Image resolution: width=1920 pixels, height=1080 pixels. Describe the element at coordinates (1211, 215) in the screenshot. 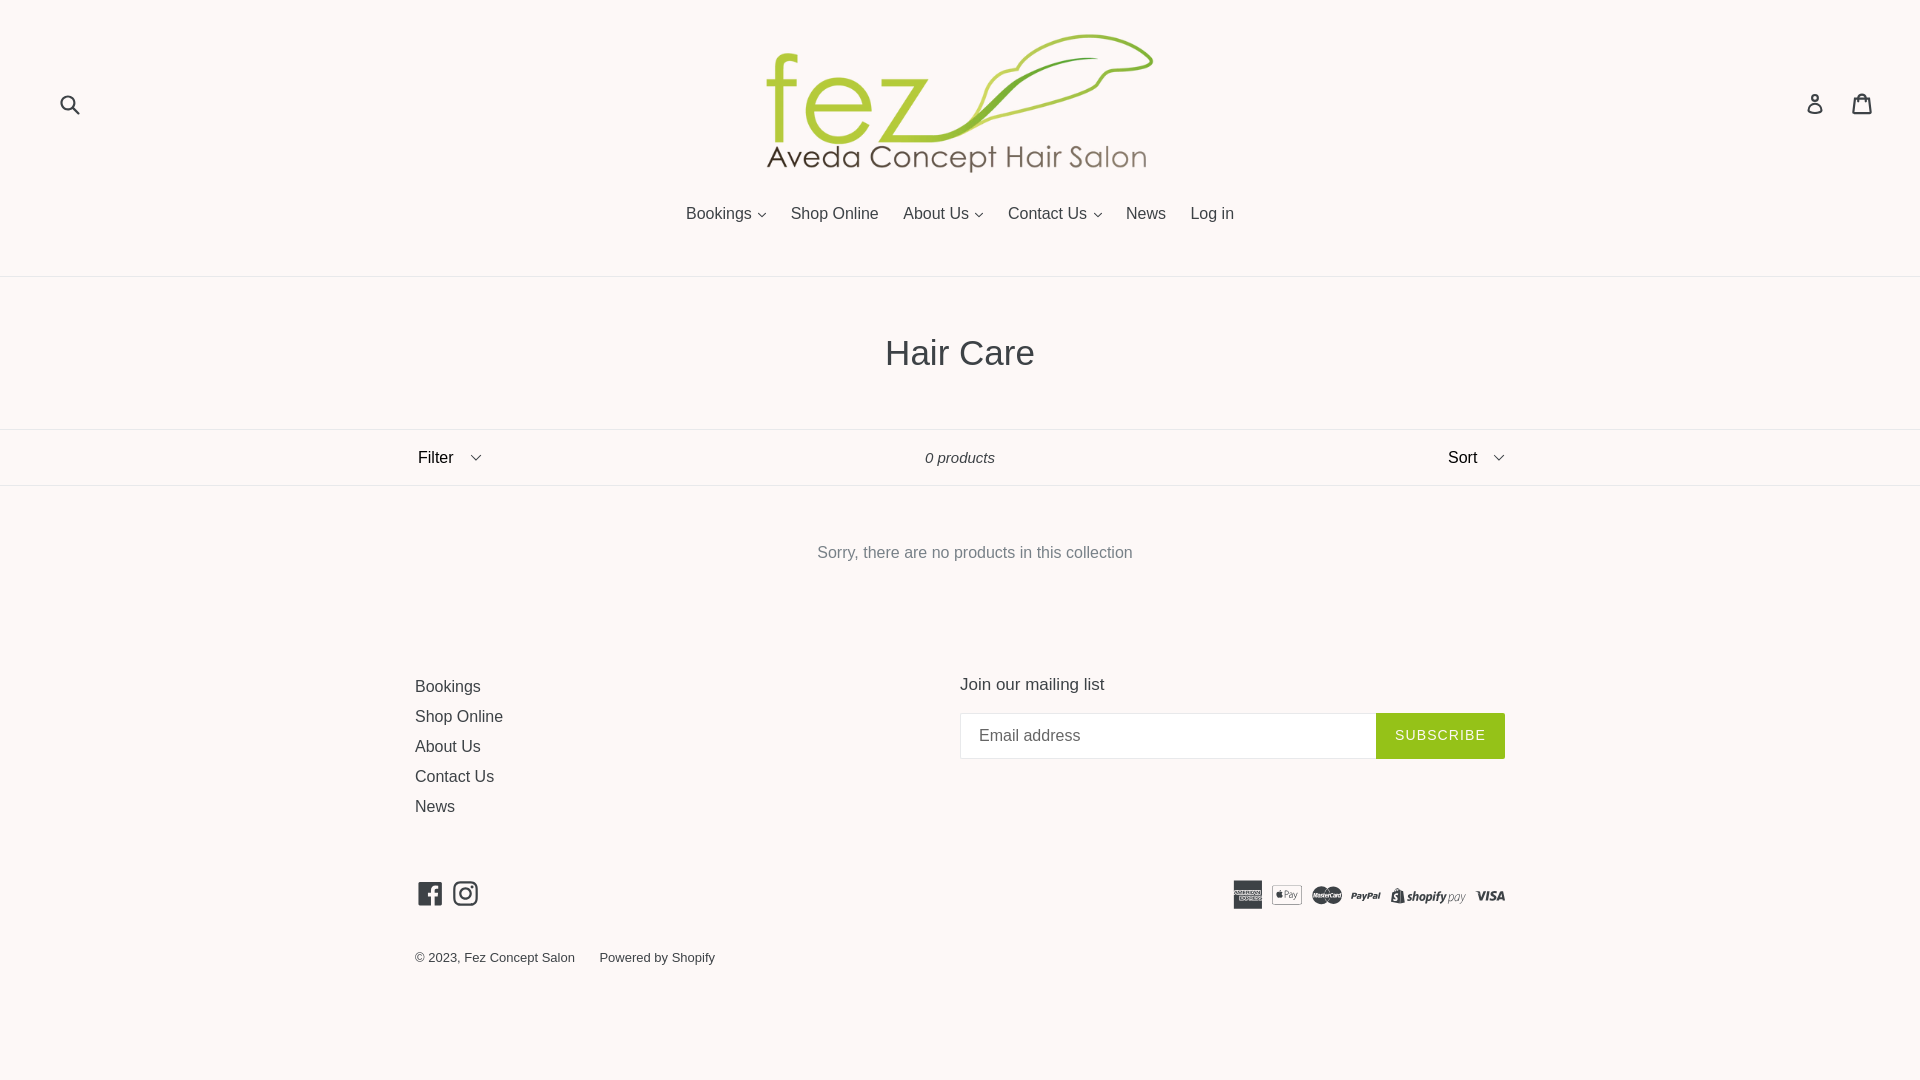

I see `'Log in'` at that location.